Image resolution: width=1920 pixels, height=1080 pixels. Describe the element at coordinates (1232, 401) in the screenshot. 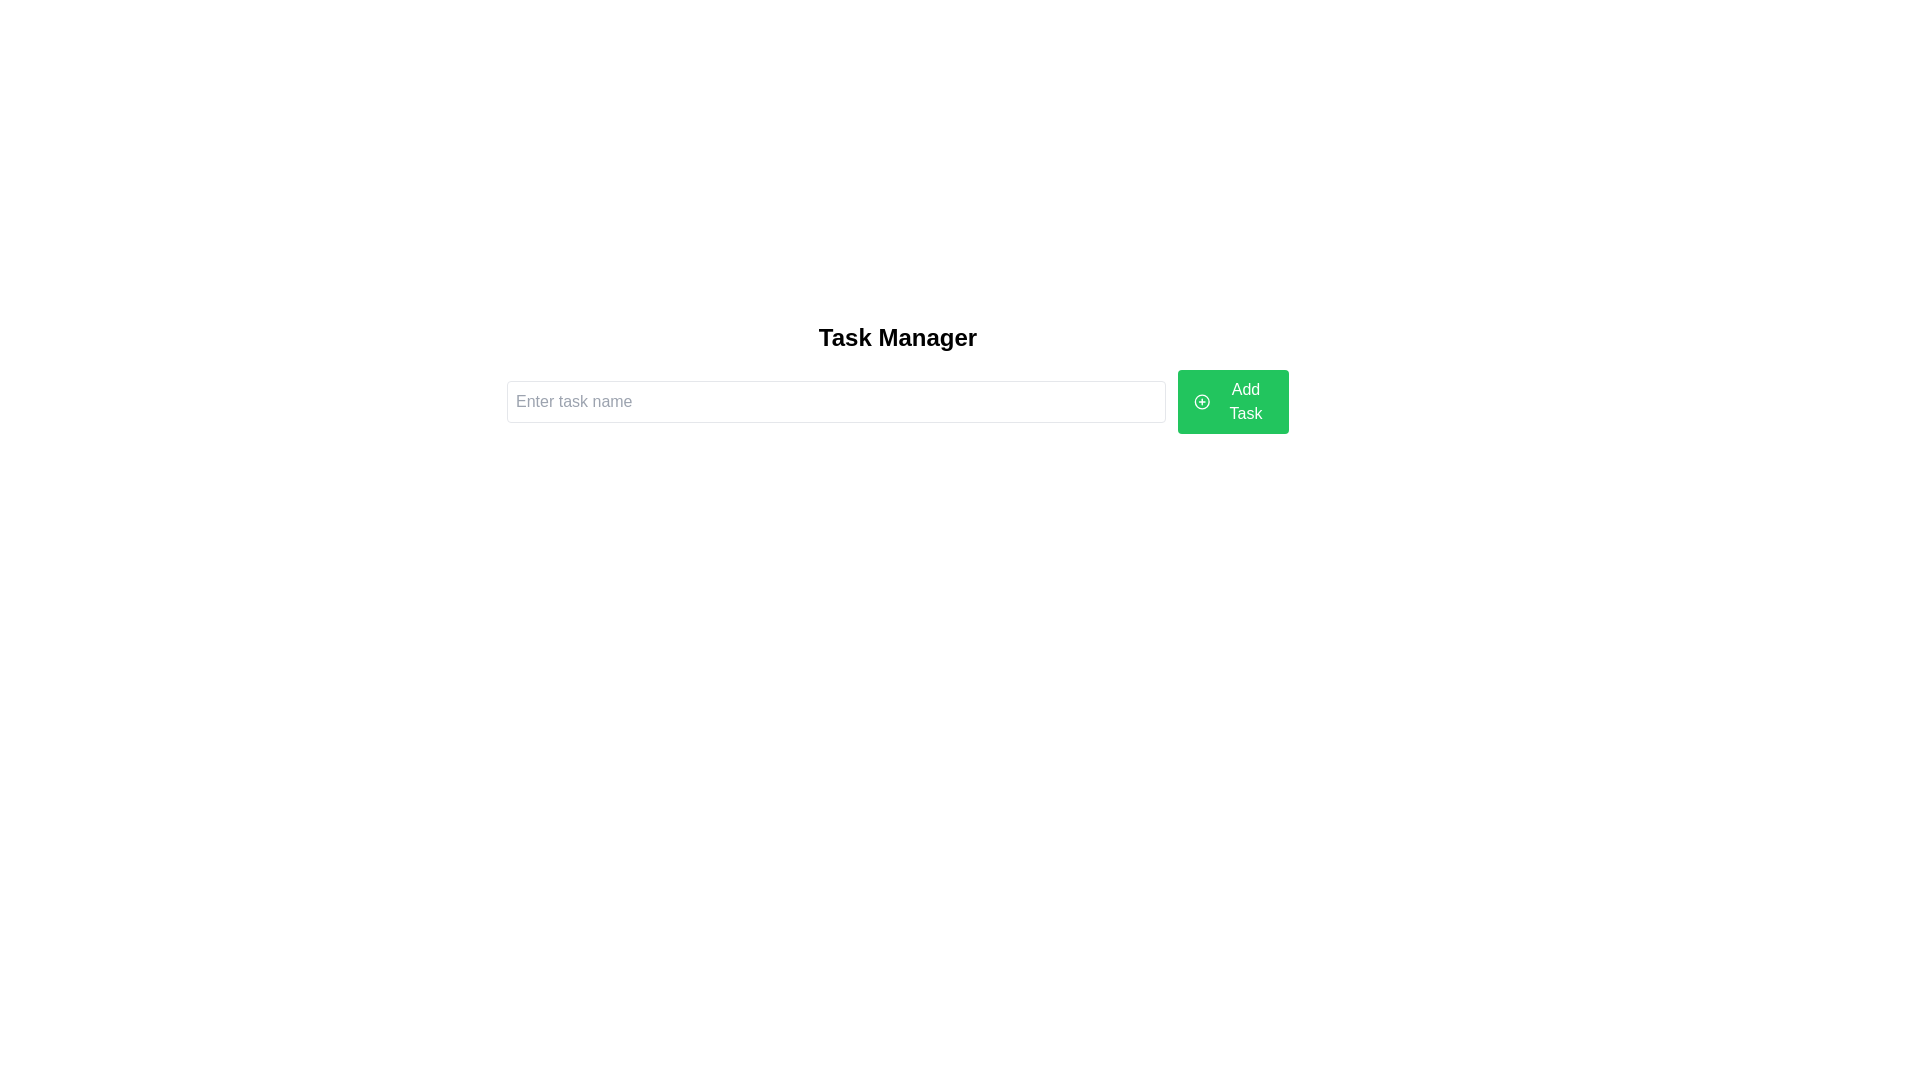

I see `keyboard navigation` at that location.